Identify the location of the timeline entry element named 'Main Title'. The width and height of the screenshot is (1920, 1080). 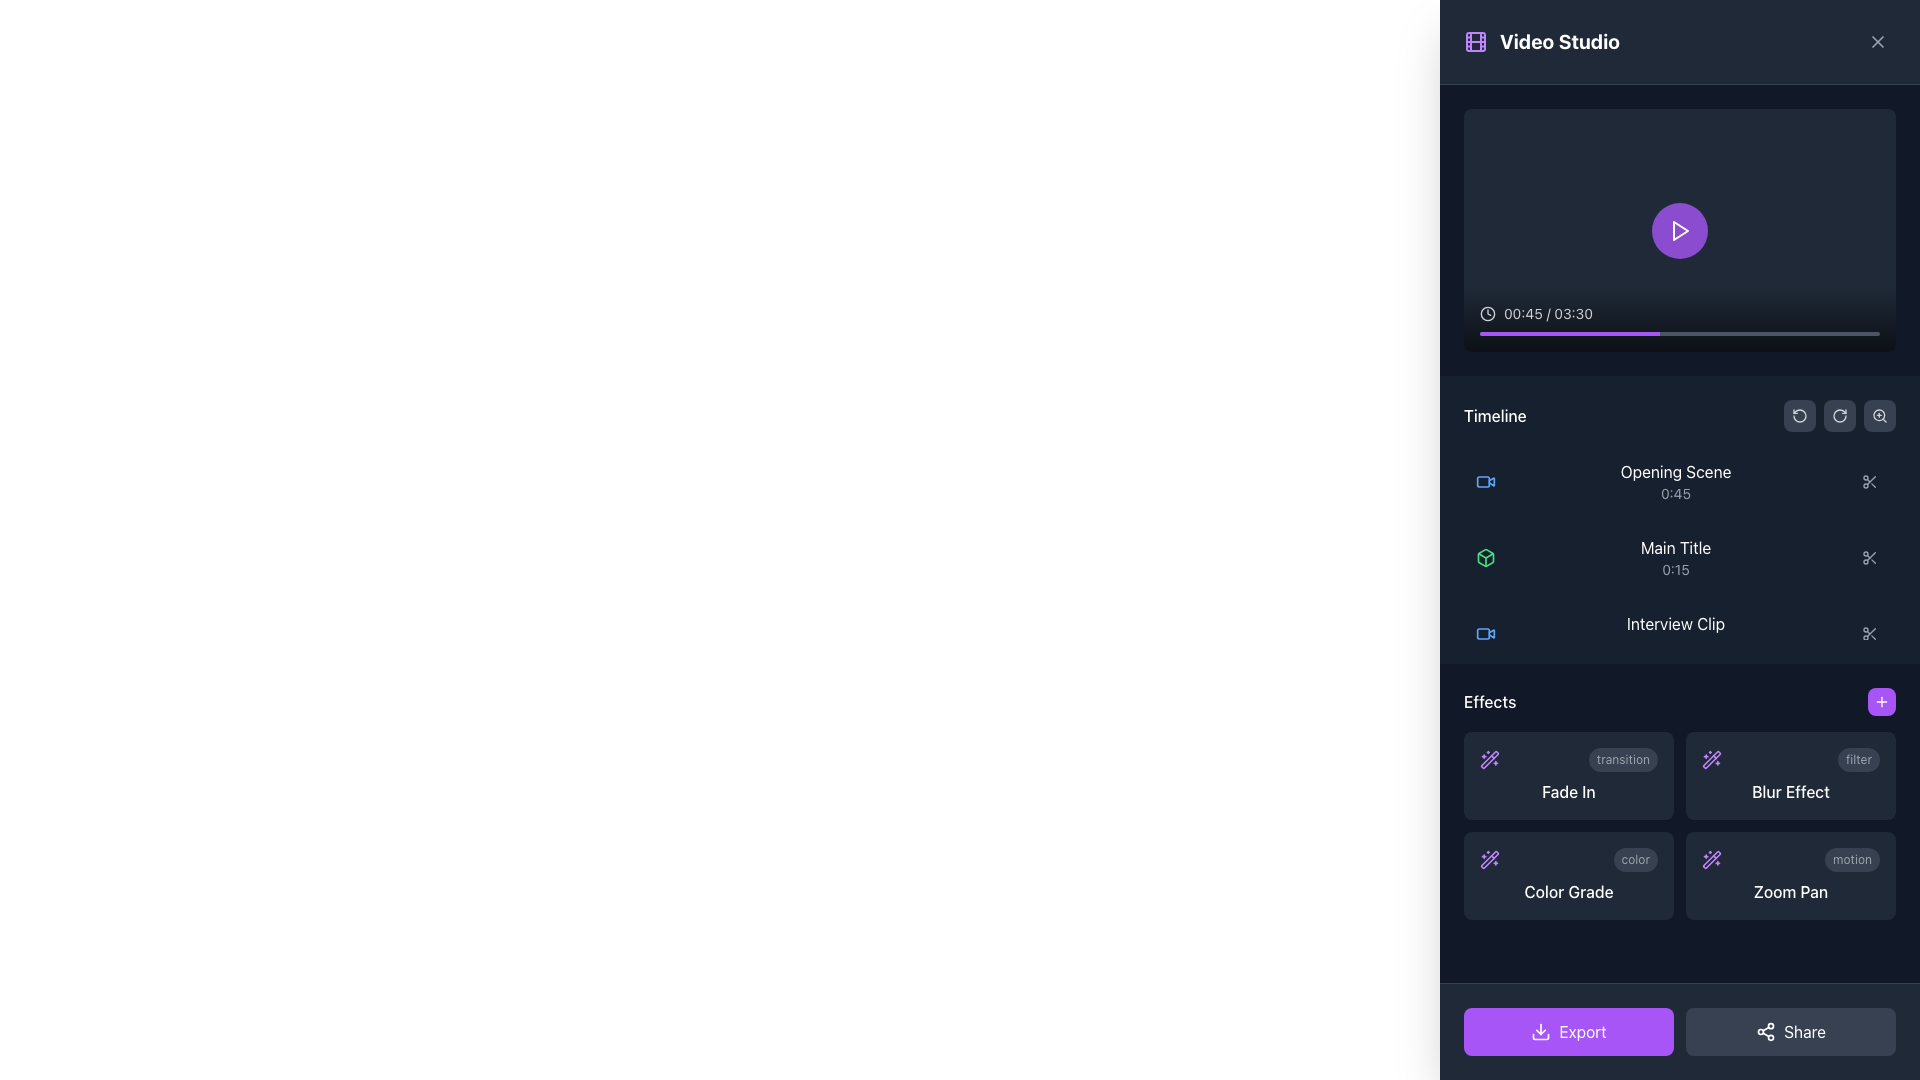
(1680, 543).